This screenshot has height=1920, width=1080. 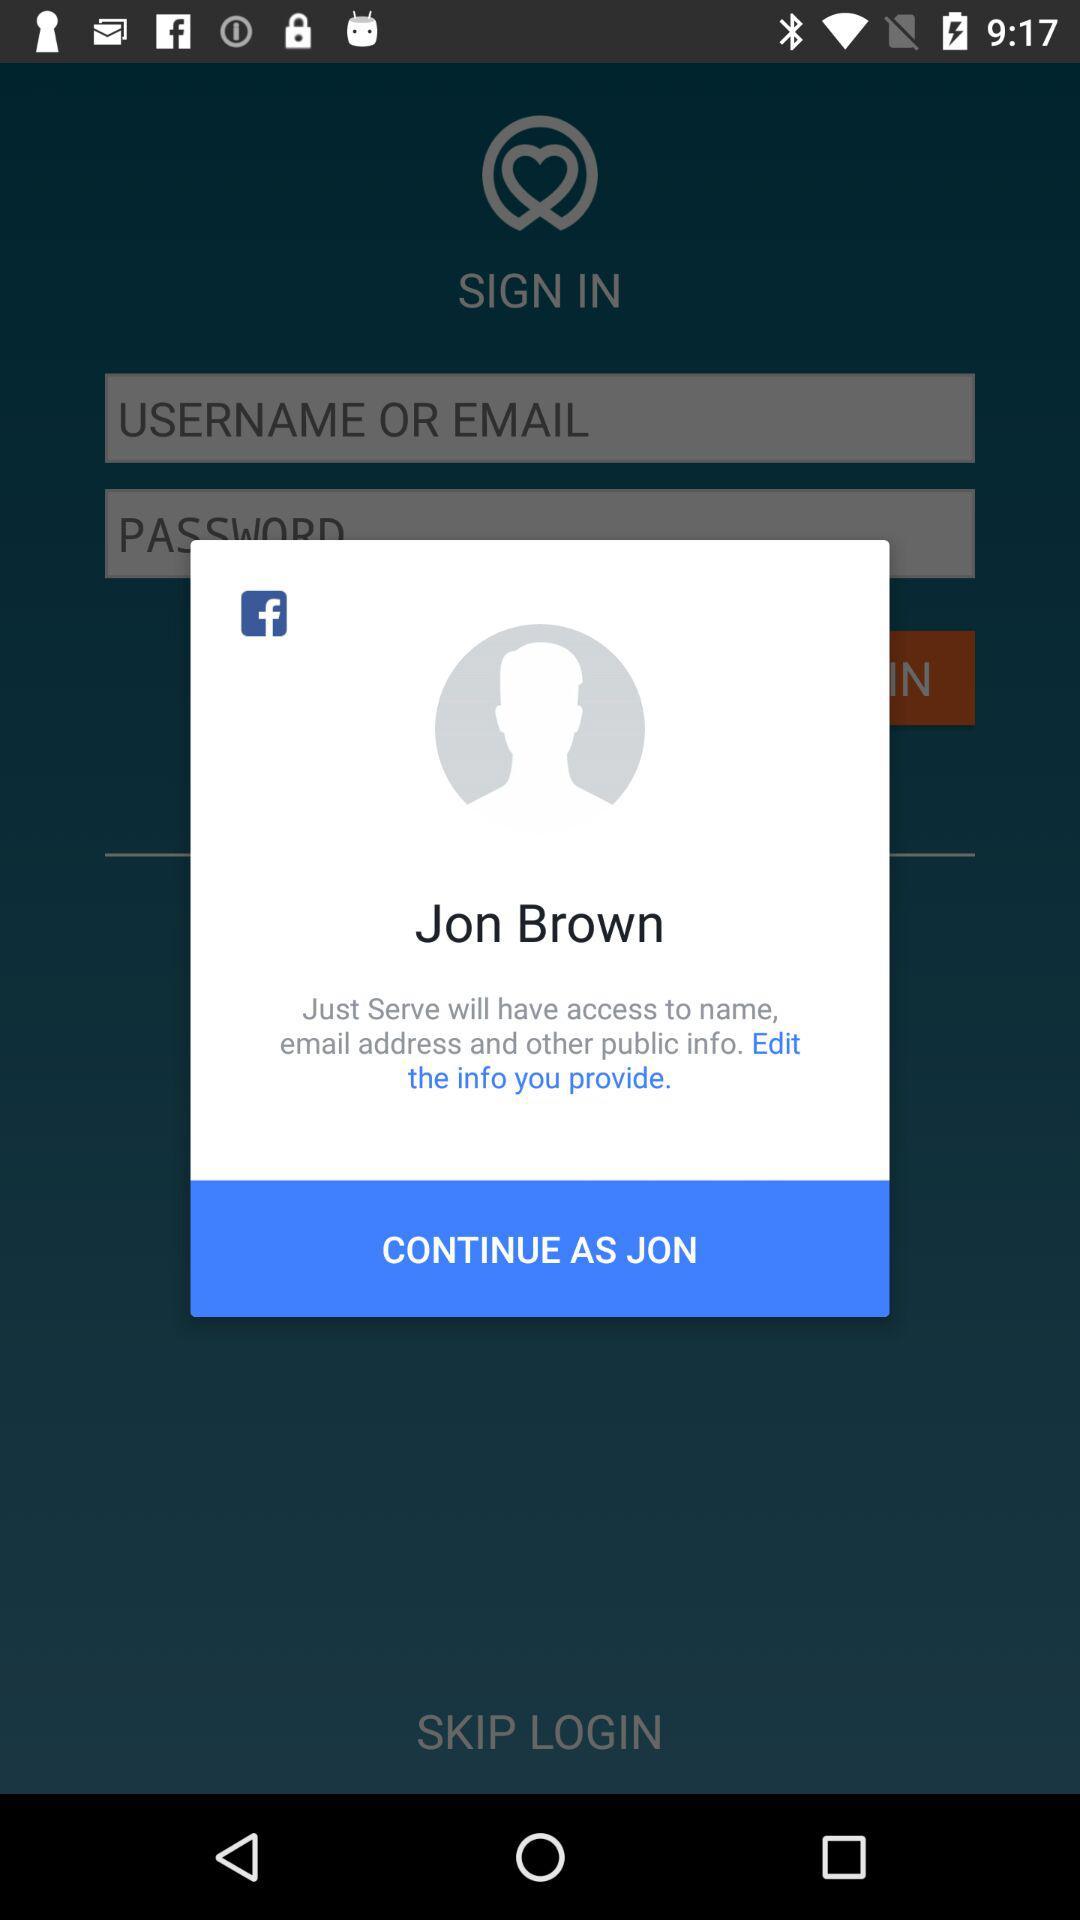 I want to click on the just serve will item, so click(x=540, y=1041).